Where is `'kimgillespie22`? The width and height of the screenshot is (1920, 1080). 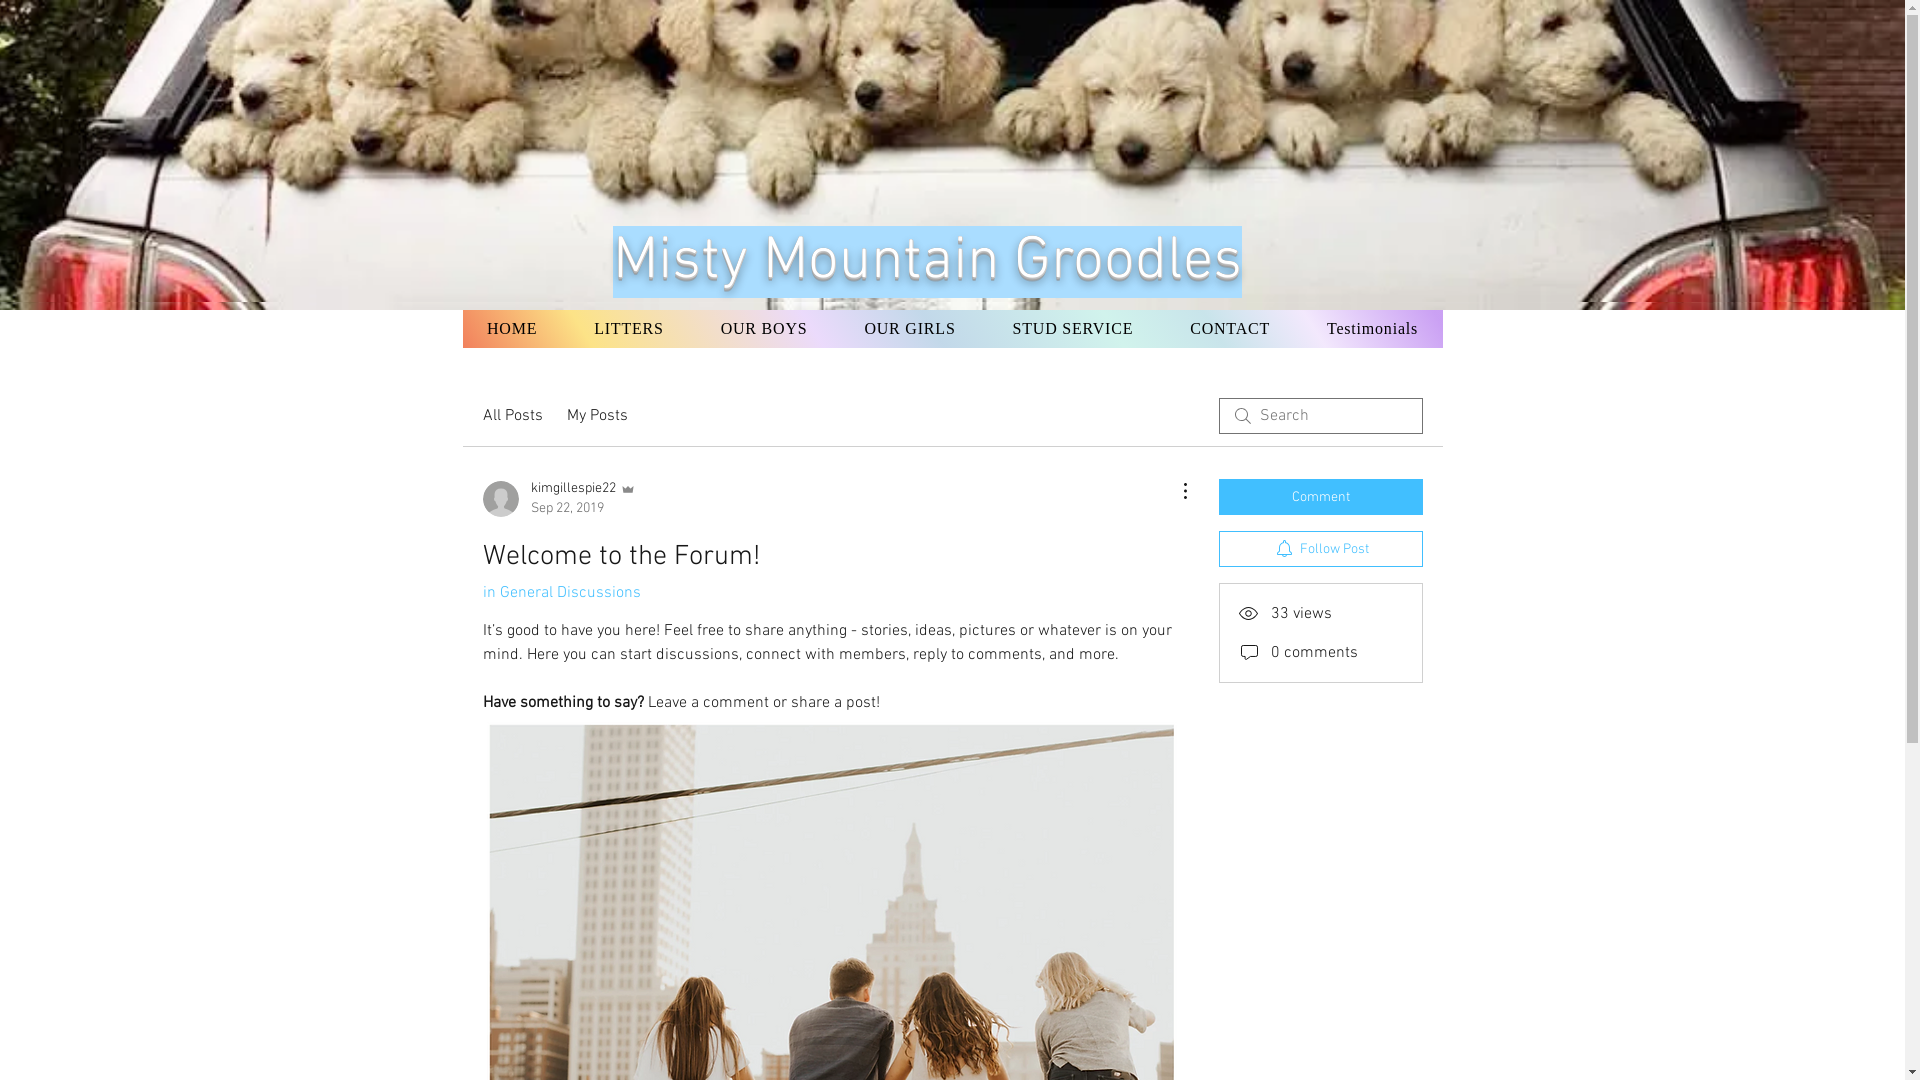 'kimgillespie22 is located at coordinates (558, 497).